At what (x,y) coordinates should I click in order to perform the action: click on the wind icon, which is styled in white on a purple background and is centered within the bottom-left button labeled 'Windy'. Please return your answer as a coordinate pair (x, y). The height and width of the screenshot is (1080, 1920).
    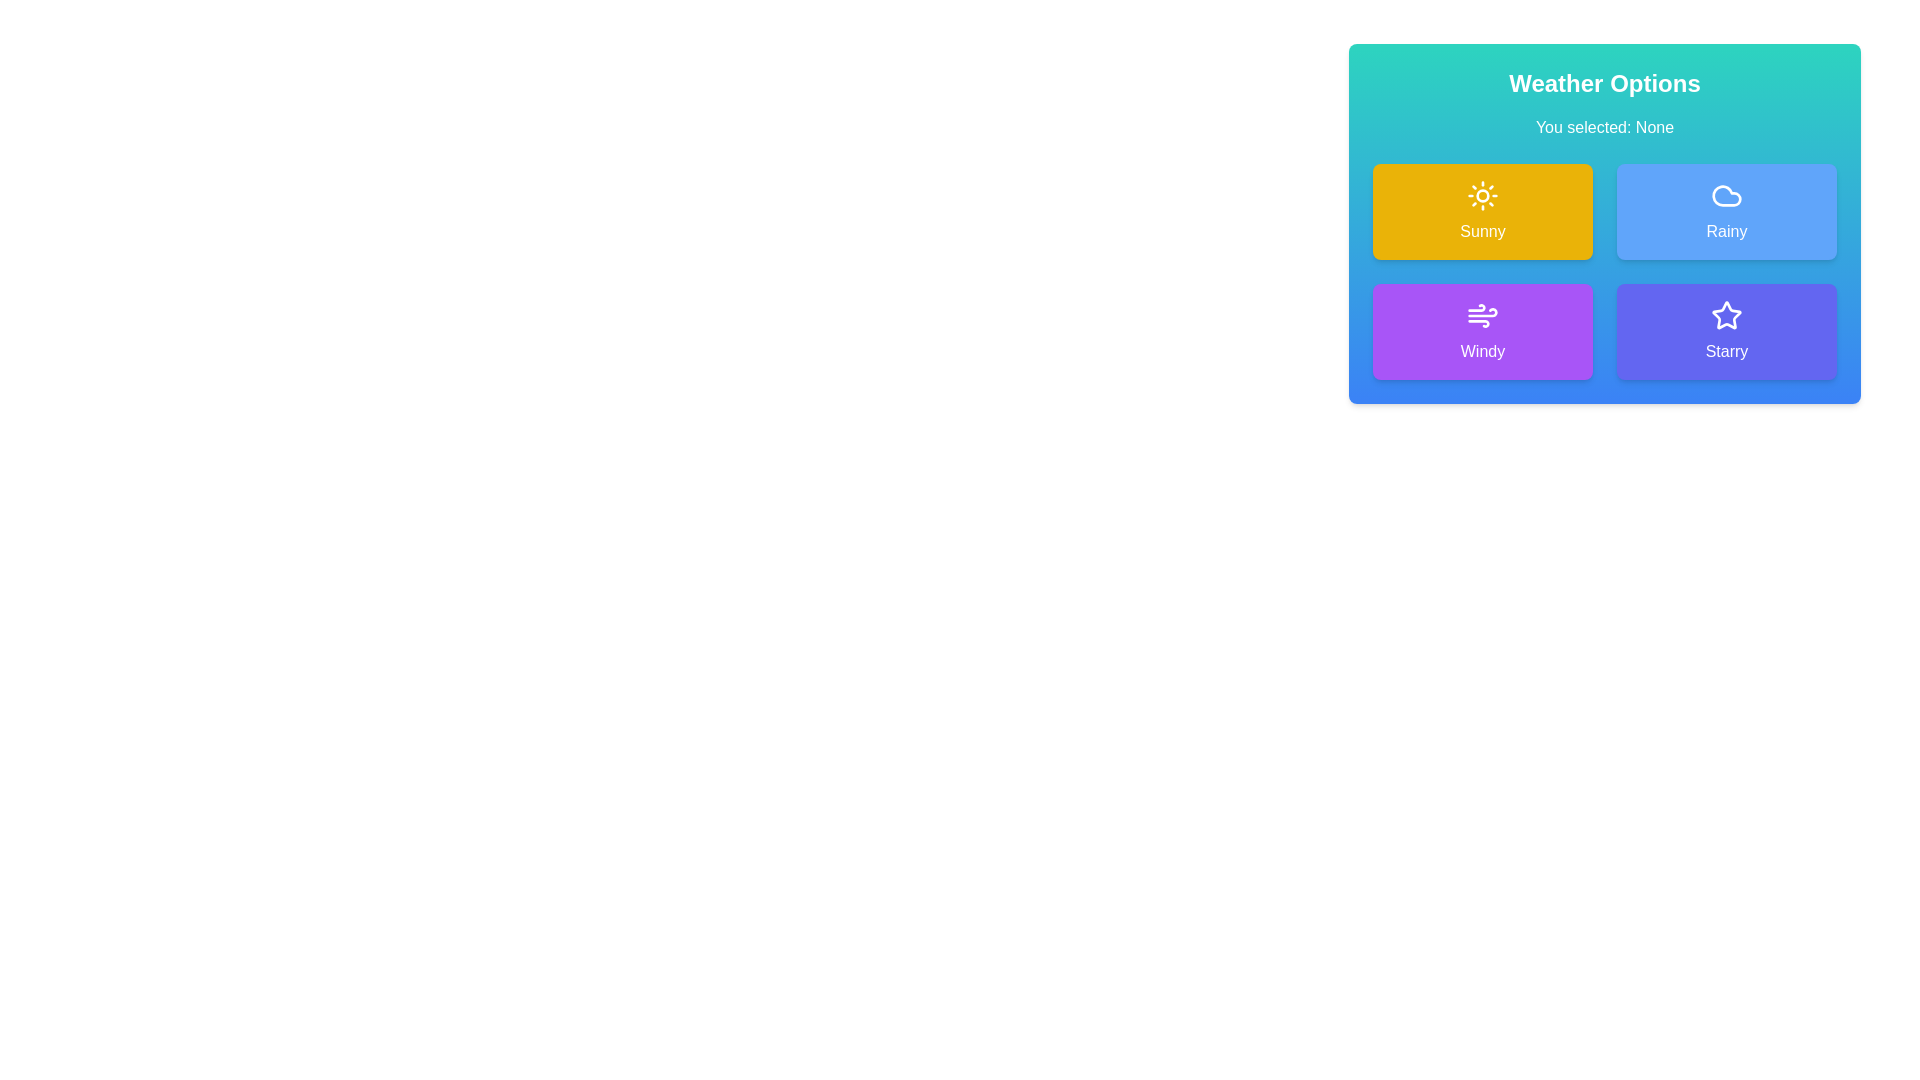
    Looking at the image, I should click on (1483, 315).